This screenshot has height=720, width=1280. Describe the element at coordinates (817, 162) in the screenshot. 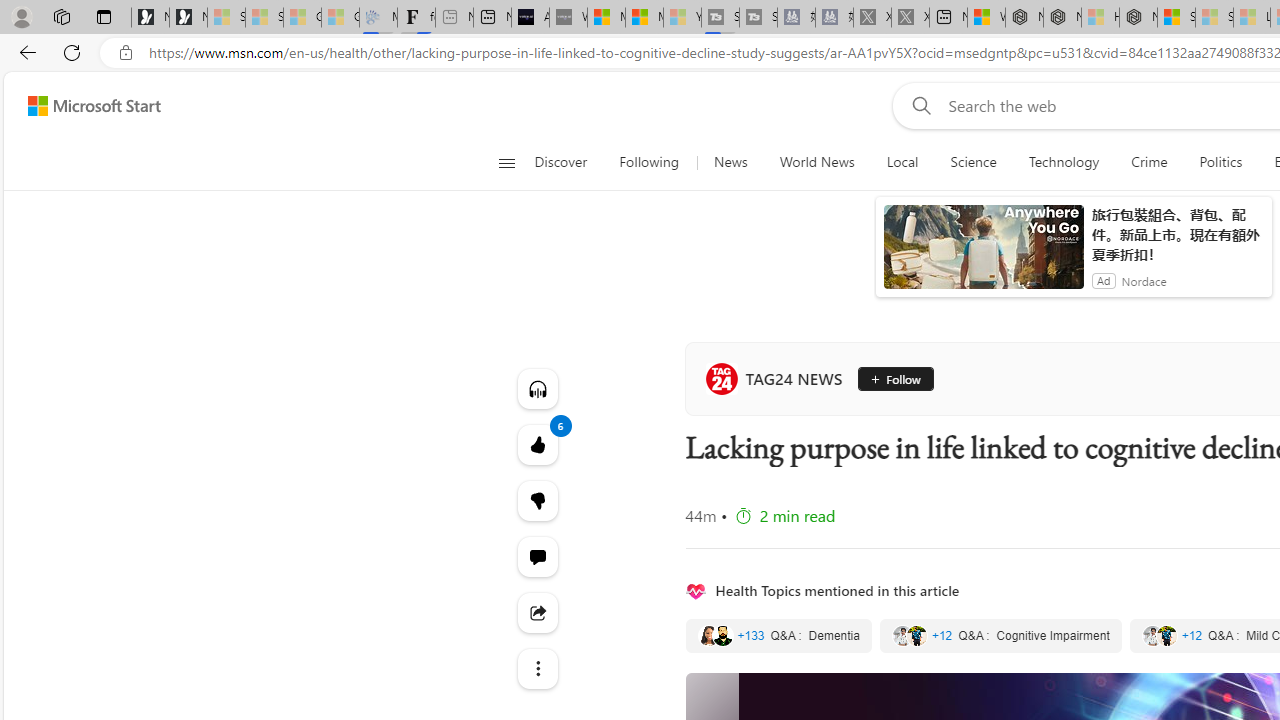

I see `'World News'` at that location.